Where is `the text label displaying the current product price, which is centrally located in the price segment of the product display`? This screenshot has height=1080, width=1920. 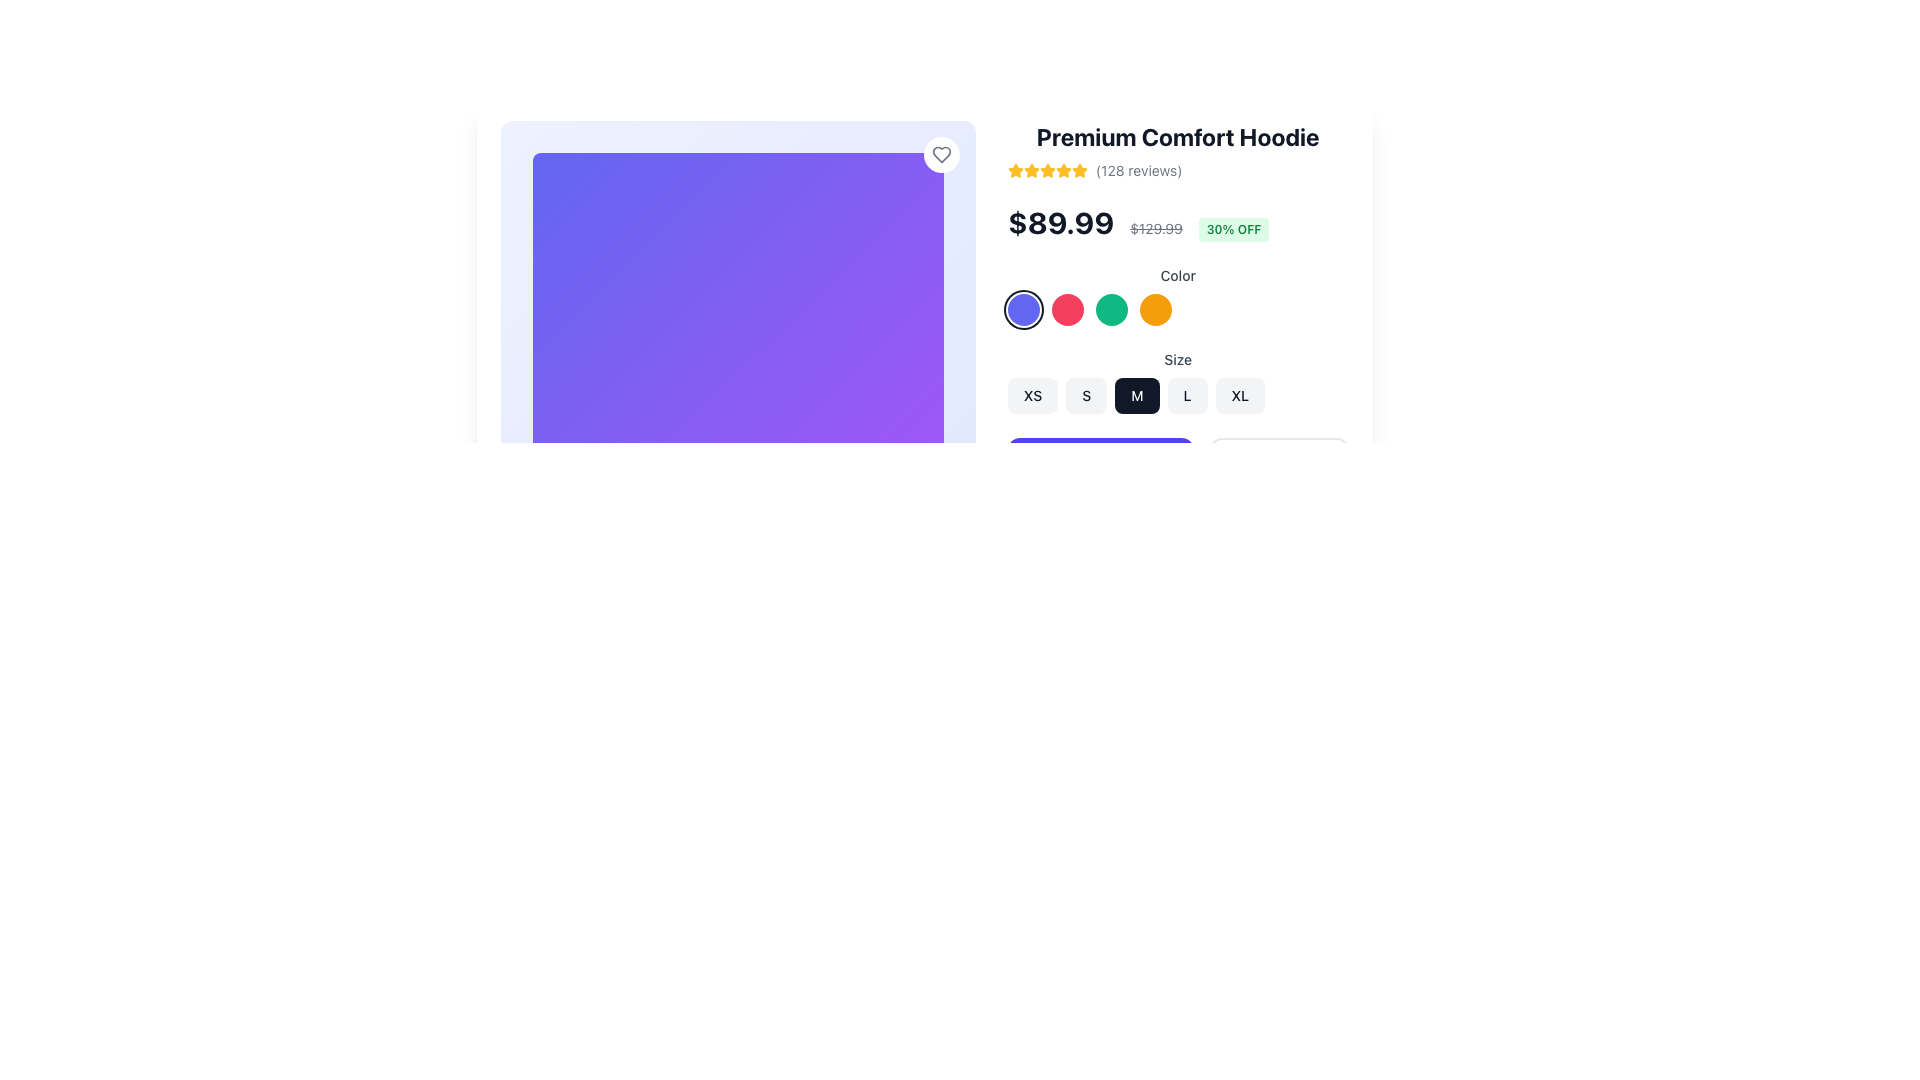
the text label displaying the current product price, which is centrally located in the price segment of the product display is located at coordinates (1060, 223).